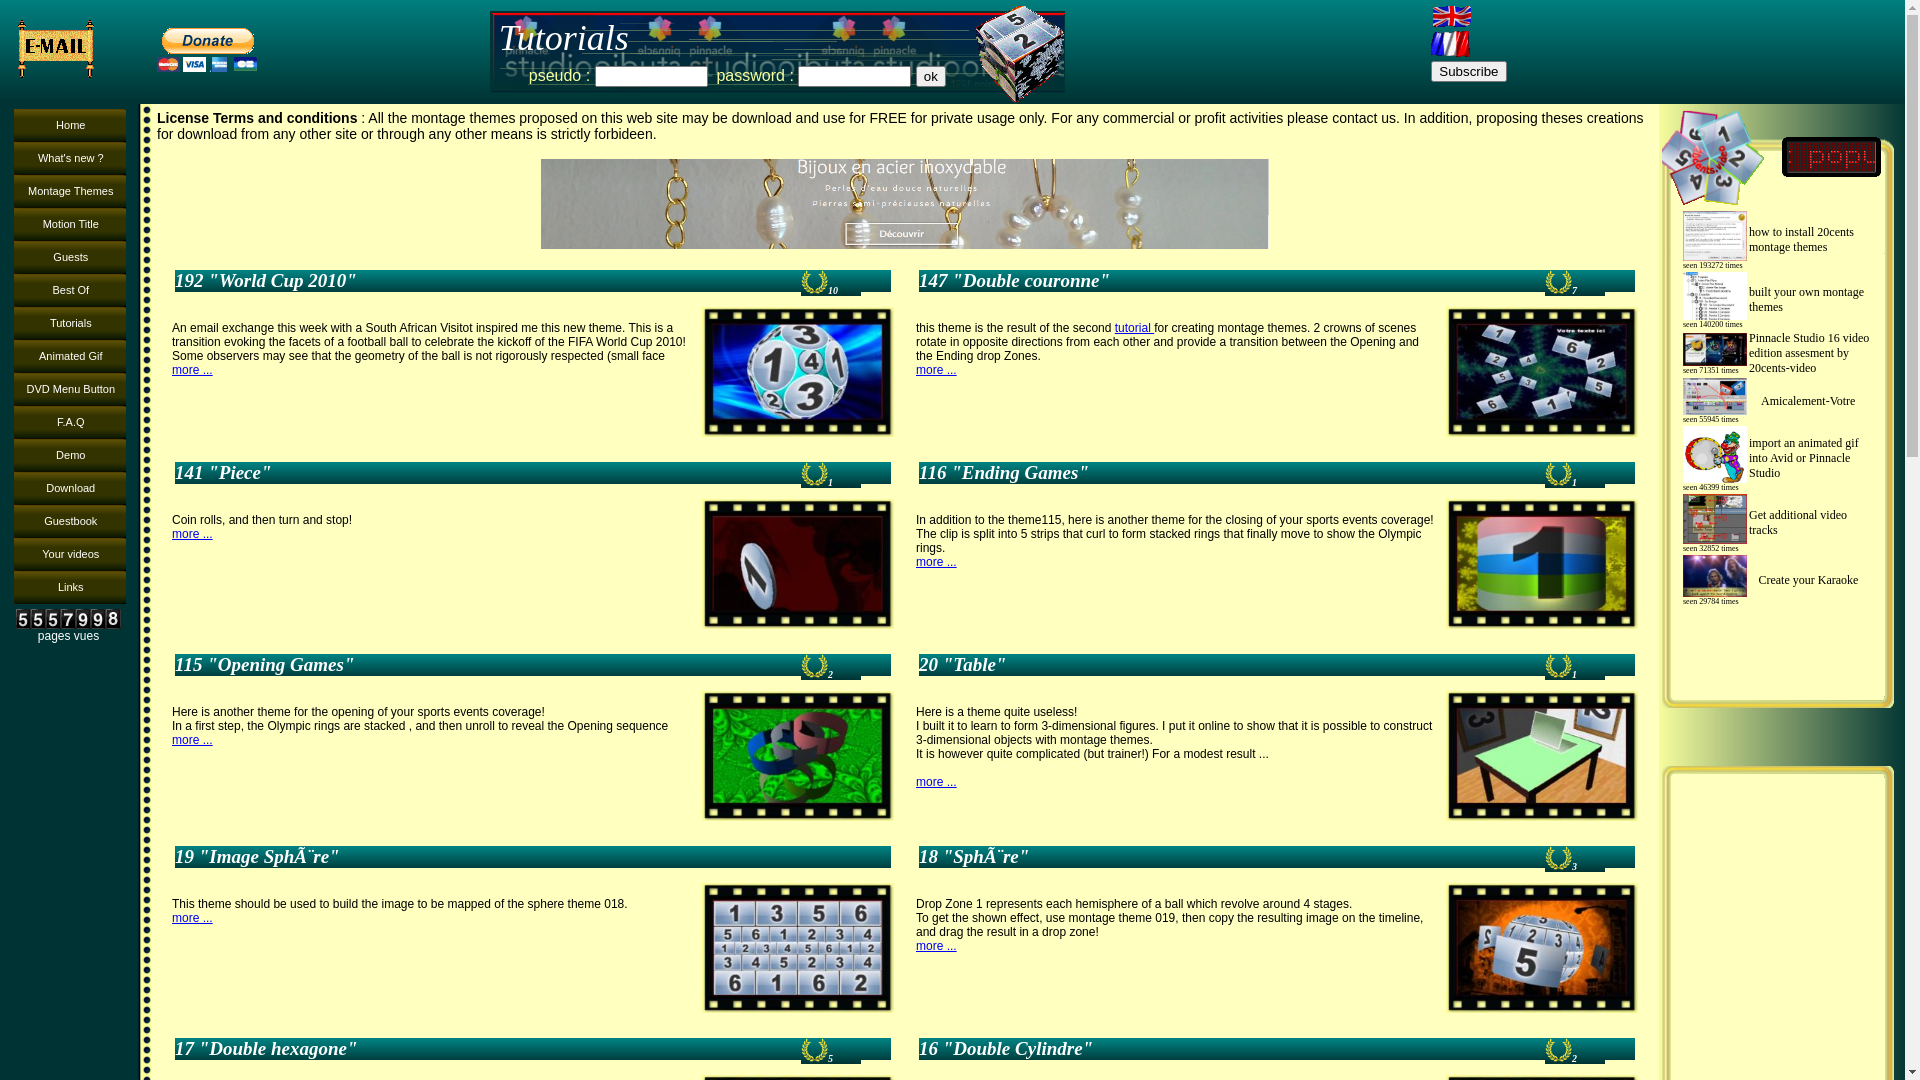  What do you see at coordinates (62, 48) in the screenshot?
I see `'email to 20cents-video'` at bounding box center [62, 48].